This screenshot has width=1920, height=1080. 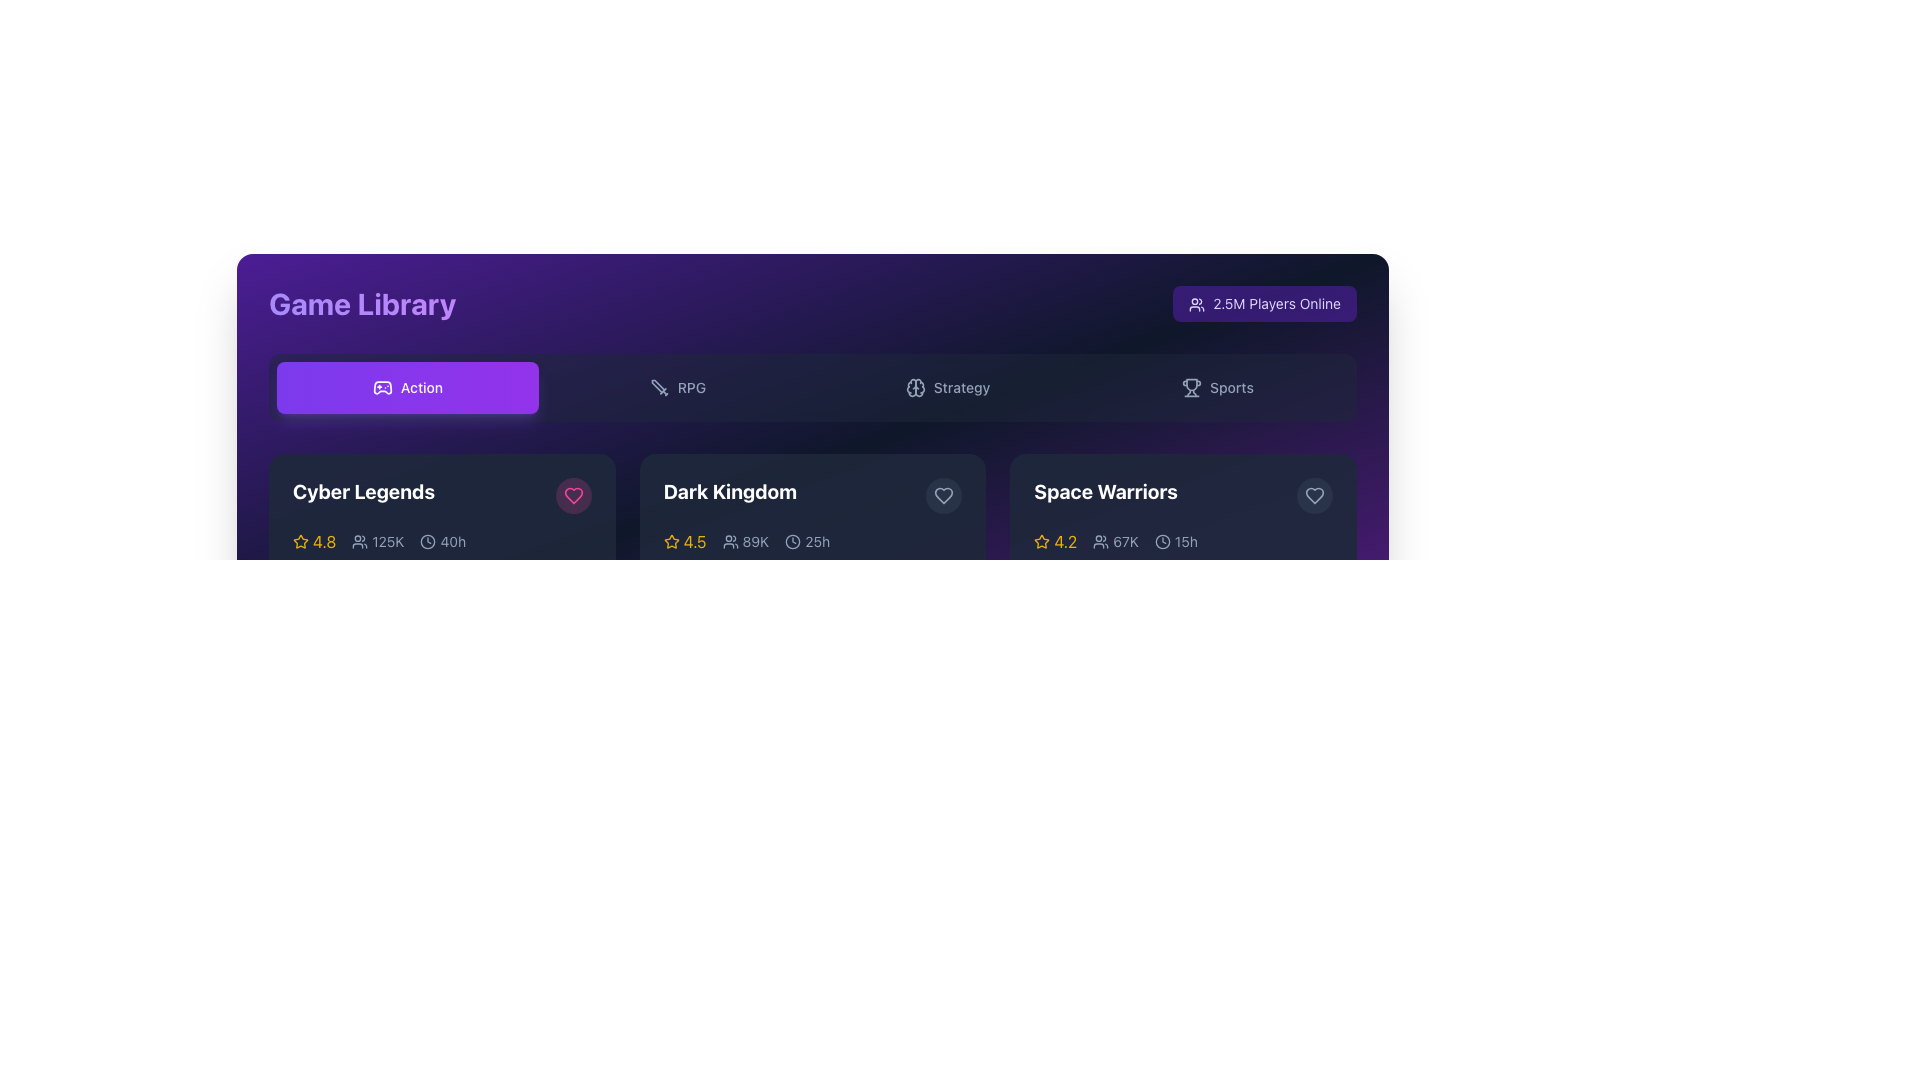 What do you see at coordinates (300, 542) in the screenshot?
I see `the star icon with an outlined shape filled with yellow color, located adjacent to the score text '4.8' below the game title 'Cyber Legends'` at bounding box center [300, 542].